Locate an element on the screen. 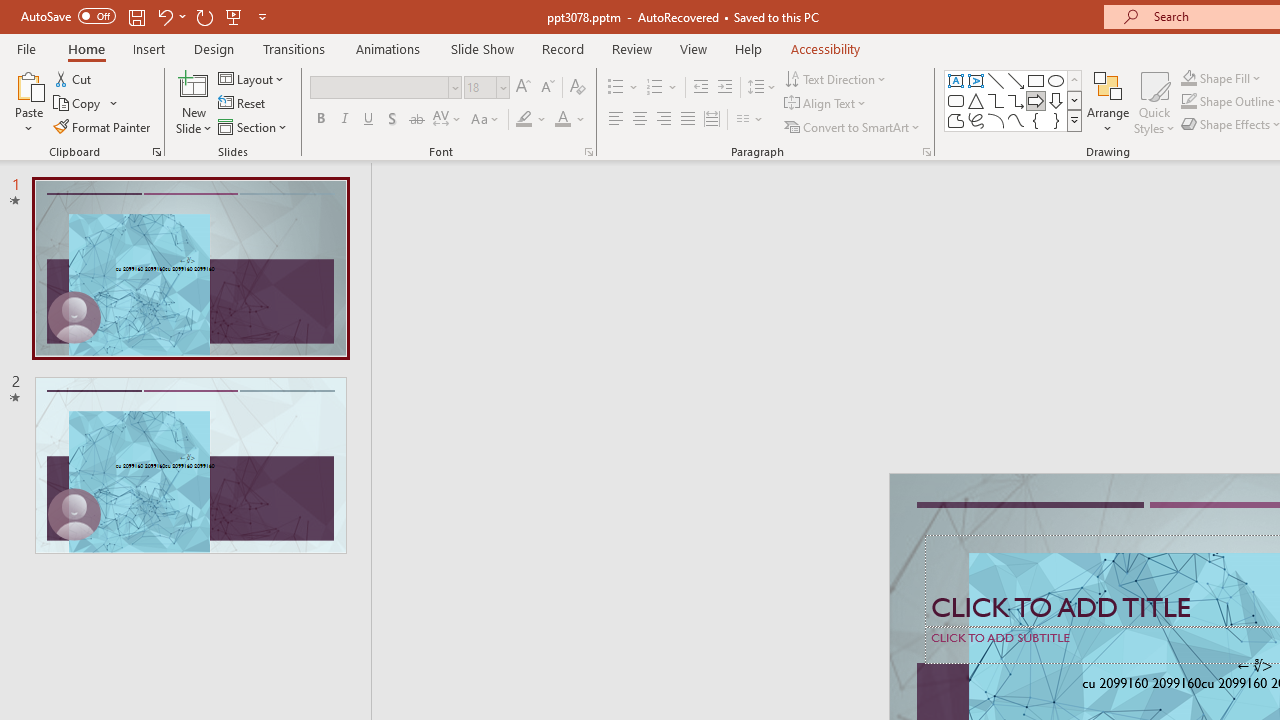  'Shape Fill Dark Green, Accent 2' is located at coordinates (1189, 77).